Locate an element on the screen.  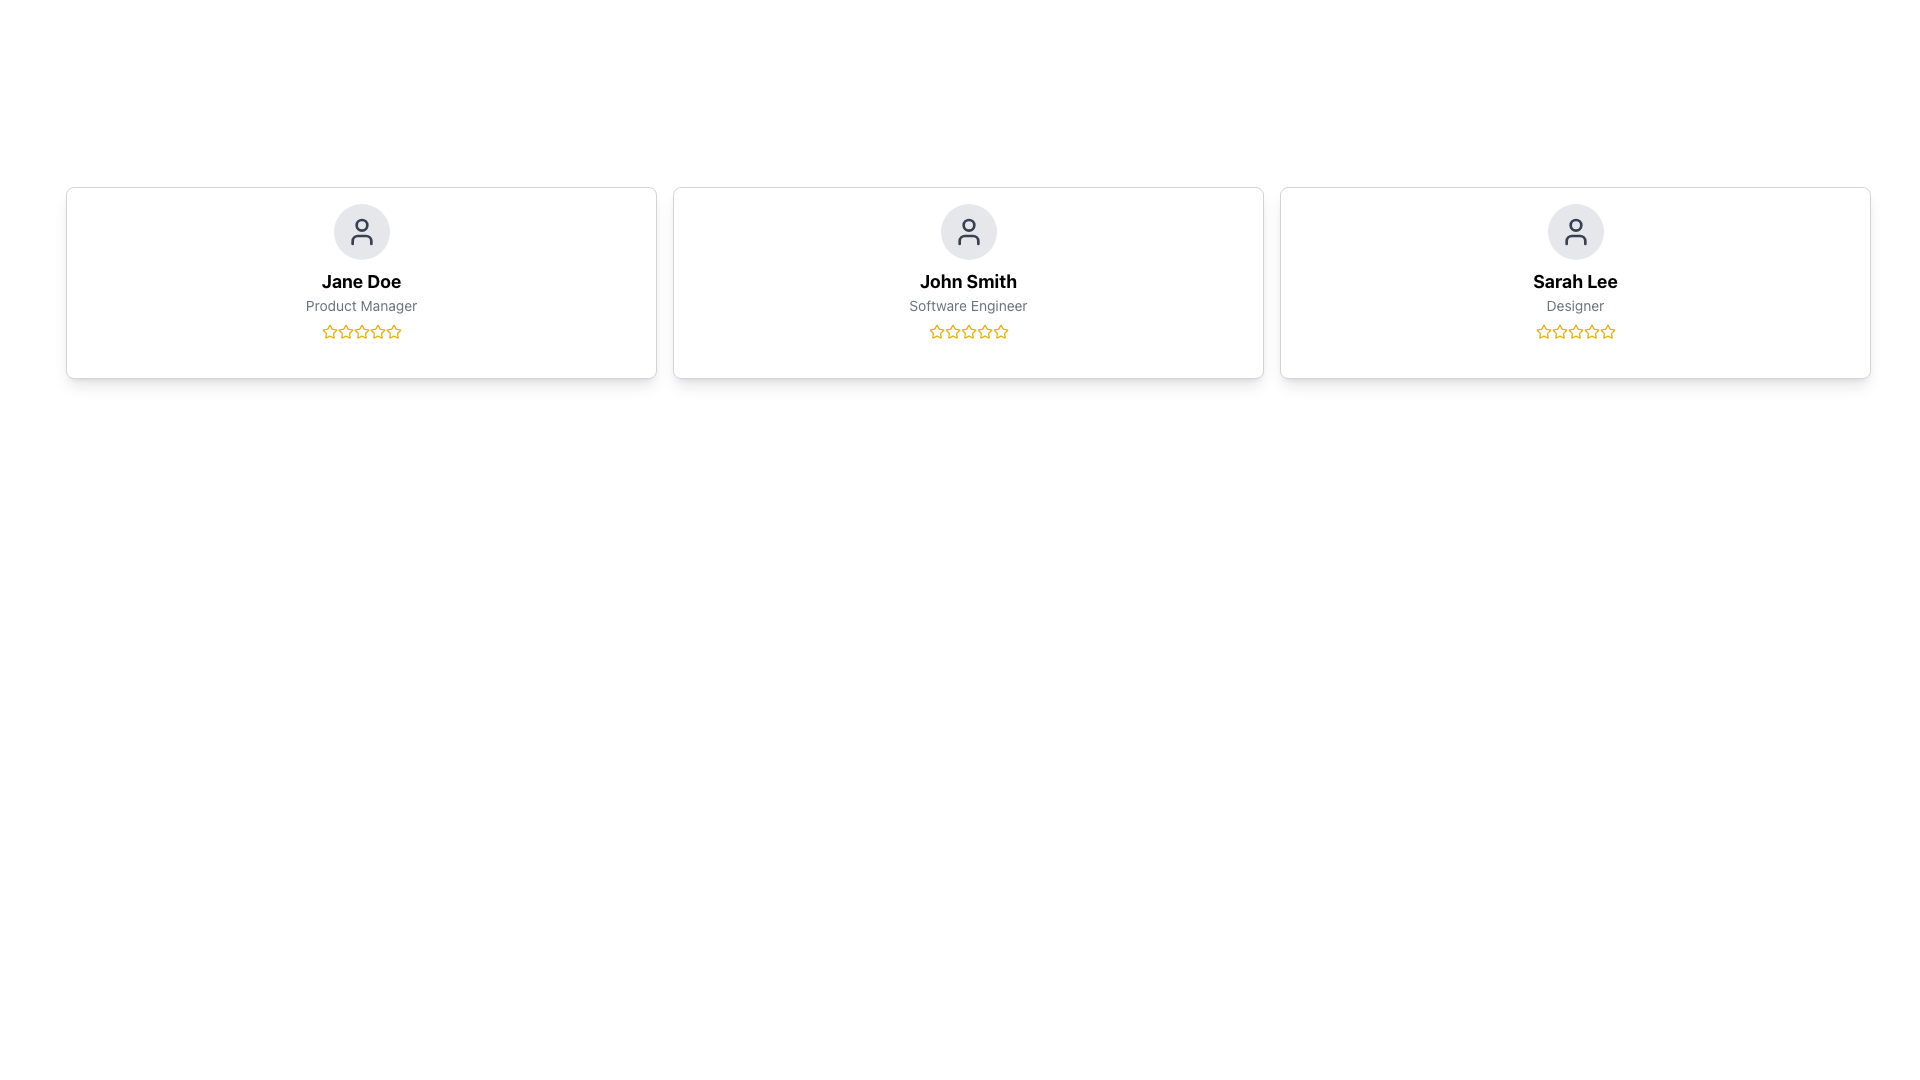
the second star icon in the 5-star rating system located beneath the 'Jane Doe' user card is located at coordinates (377, 330).